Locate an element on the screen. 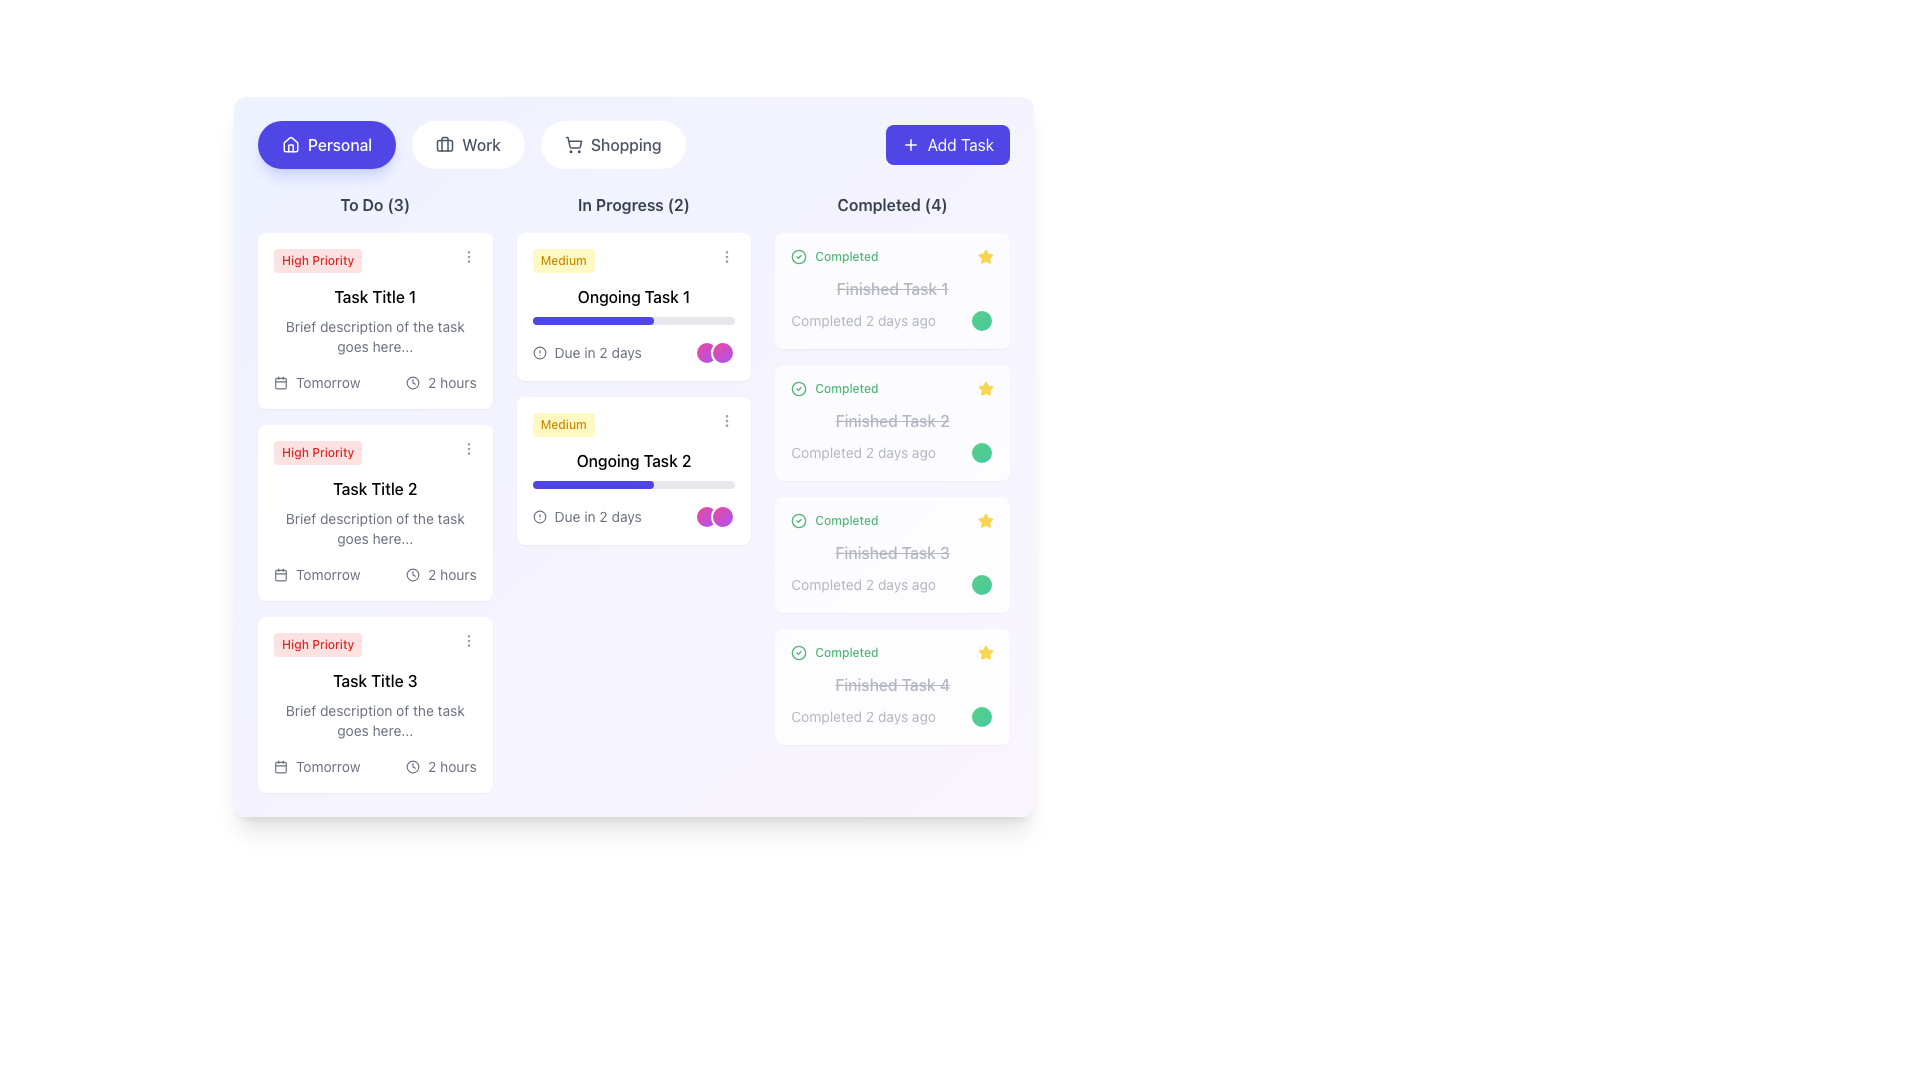 The width and height of the screenshot is (1920, 1080). the Status indicator with an icon and text combined located in the 'Completed' section, aligned left within the fourth card near the top left corner is located at coordinates (835, 652).